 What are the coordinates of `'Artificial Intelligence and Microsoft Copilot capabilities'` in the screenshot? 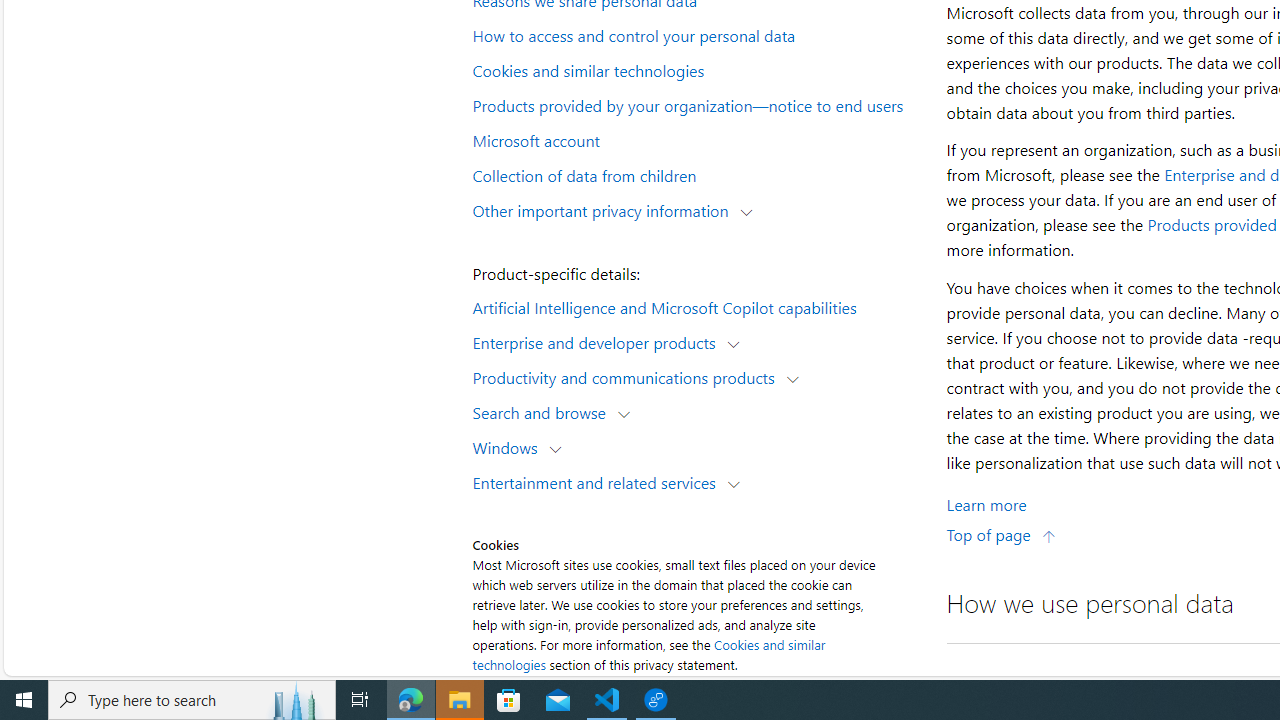 It's located at (696, 306).